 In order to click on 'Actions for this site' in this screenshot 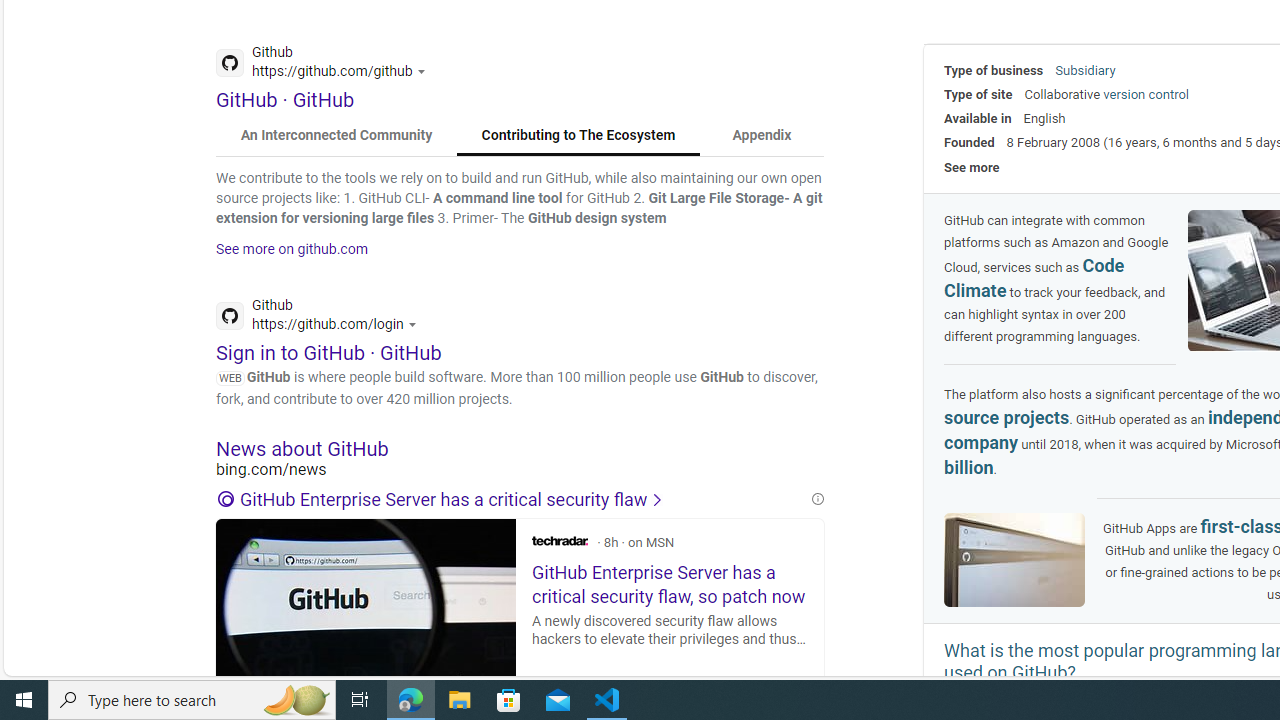, I will do `click(414, 324)`.